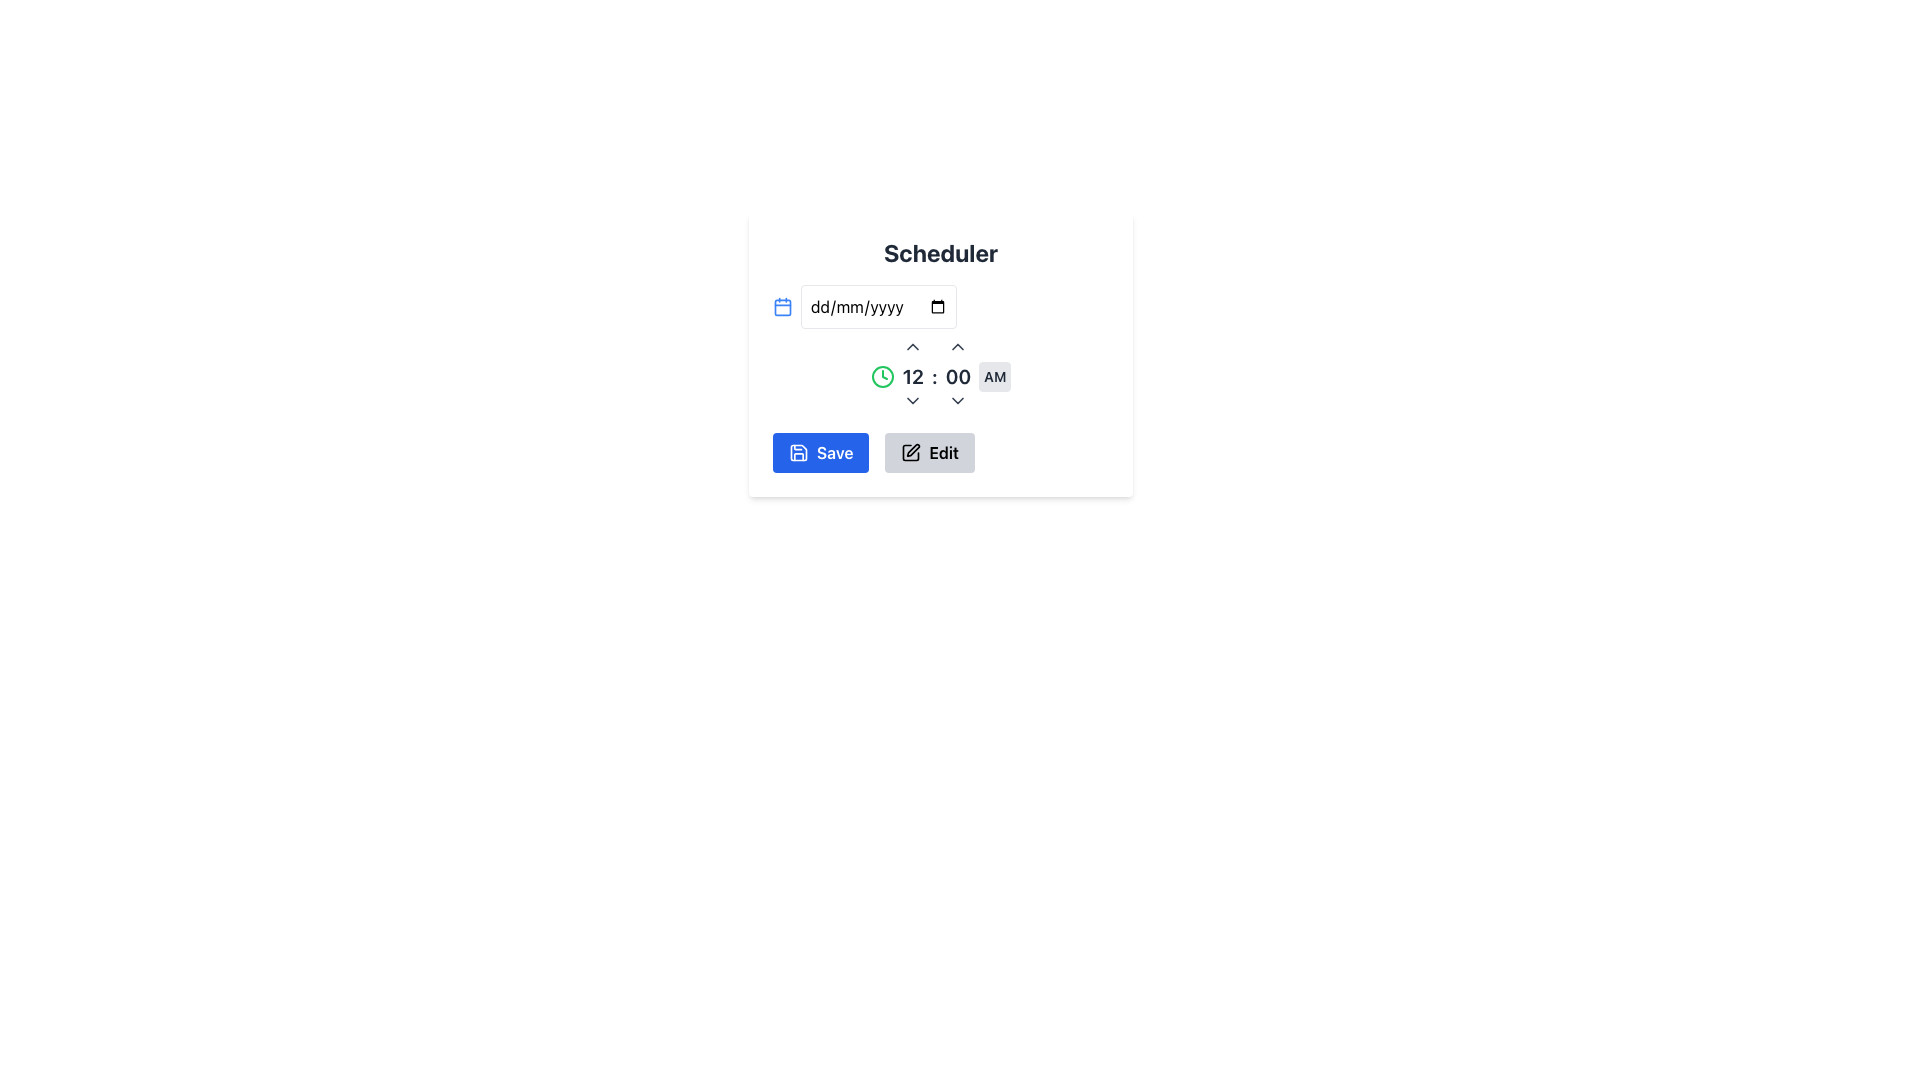  What do you see at coordinates (939, 350) in the screenshot?
I see `the time display and adjustment UI component located in the middle section of the 'Scheduler' modal` at bounding box center [939, 350].